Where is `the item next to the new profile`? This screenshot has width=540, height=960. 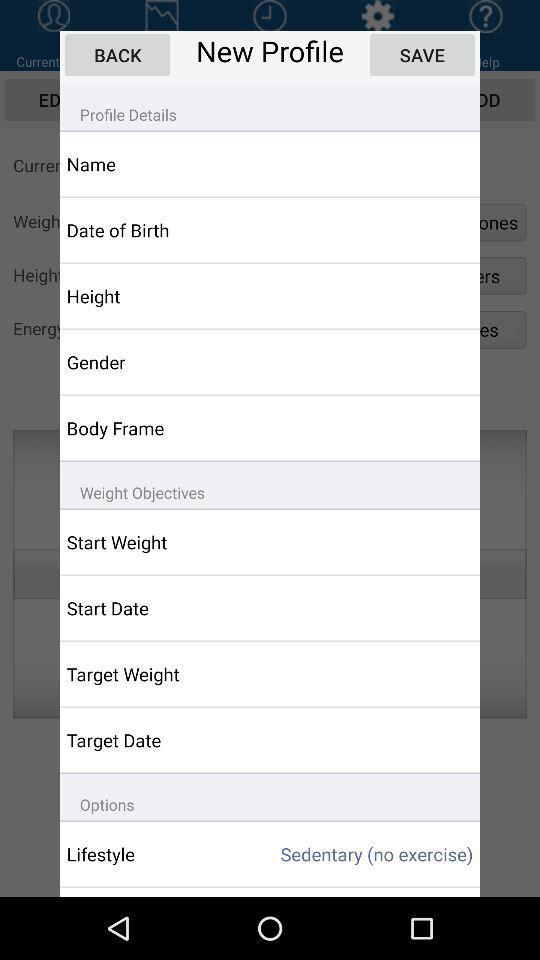 the item next to the new profile is located at coordinates (421, 54).